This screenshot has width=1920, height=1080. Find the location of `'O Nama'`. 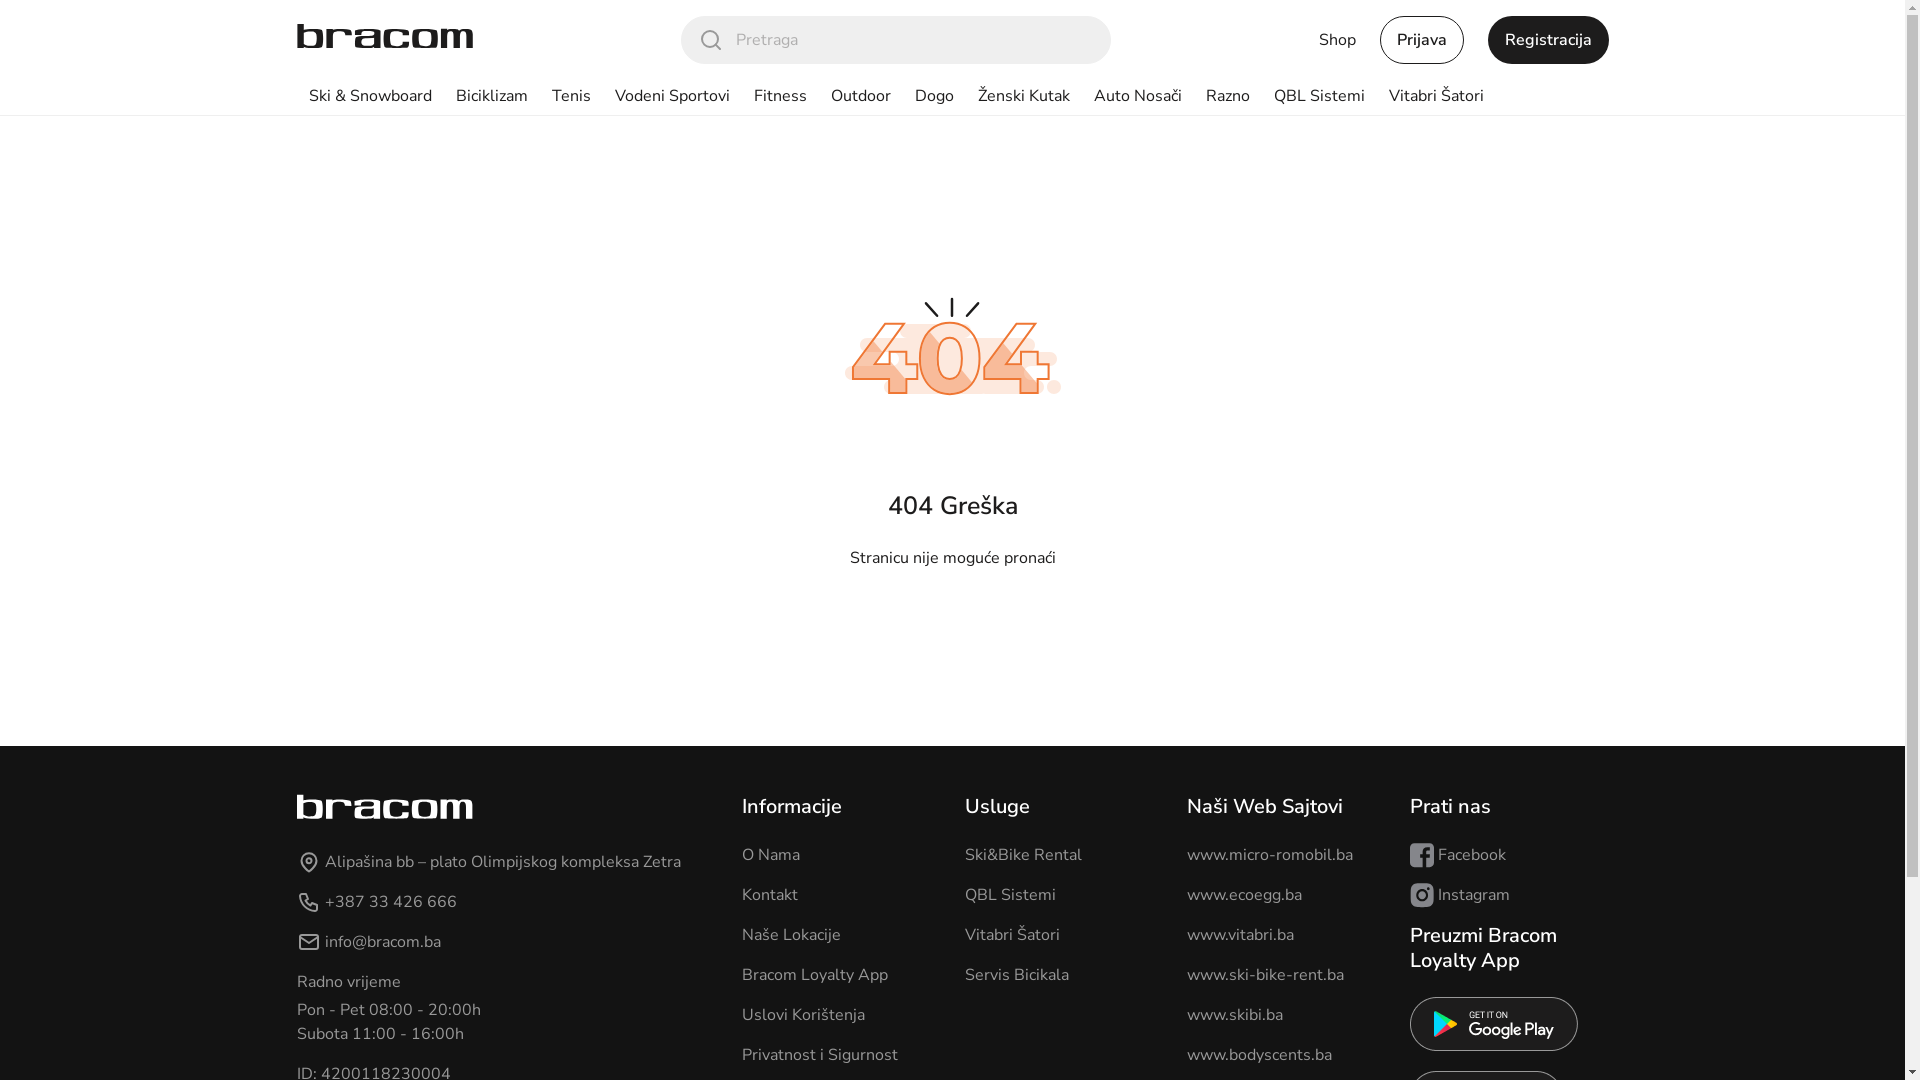

'O Nama' is located at coordinates (770, 855).